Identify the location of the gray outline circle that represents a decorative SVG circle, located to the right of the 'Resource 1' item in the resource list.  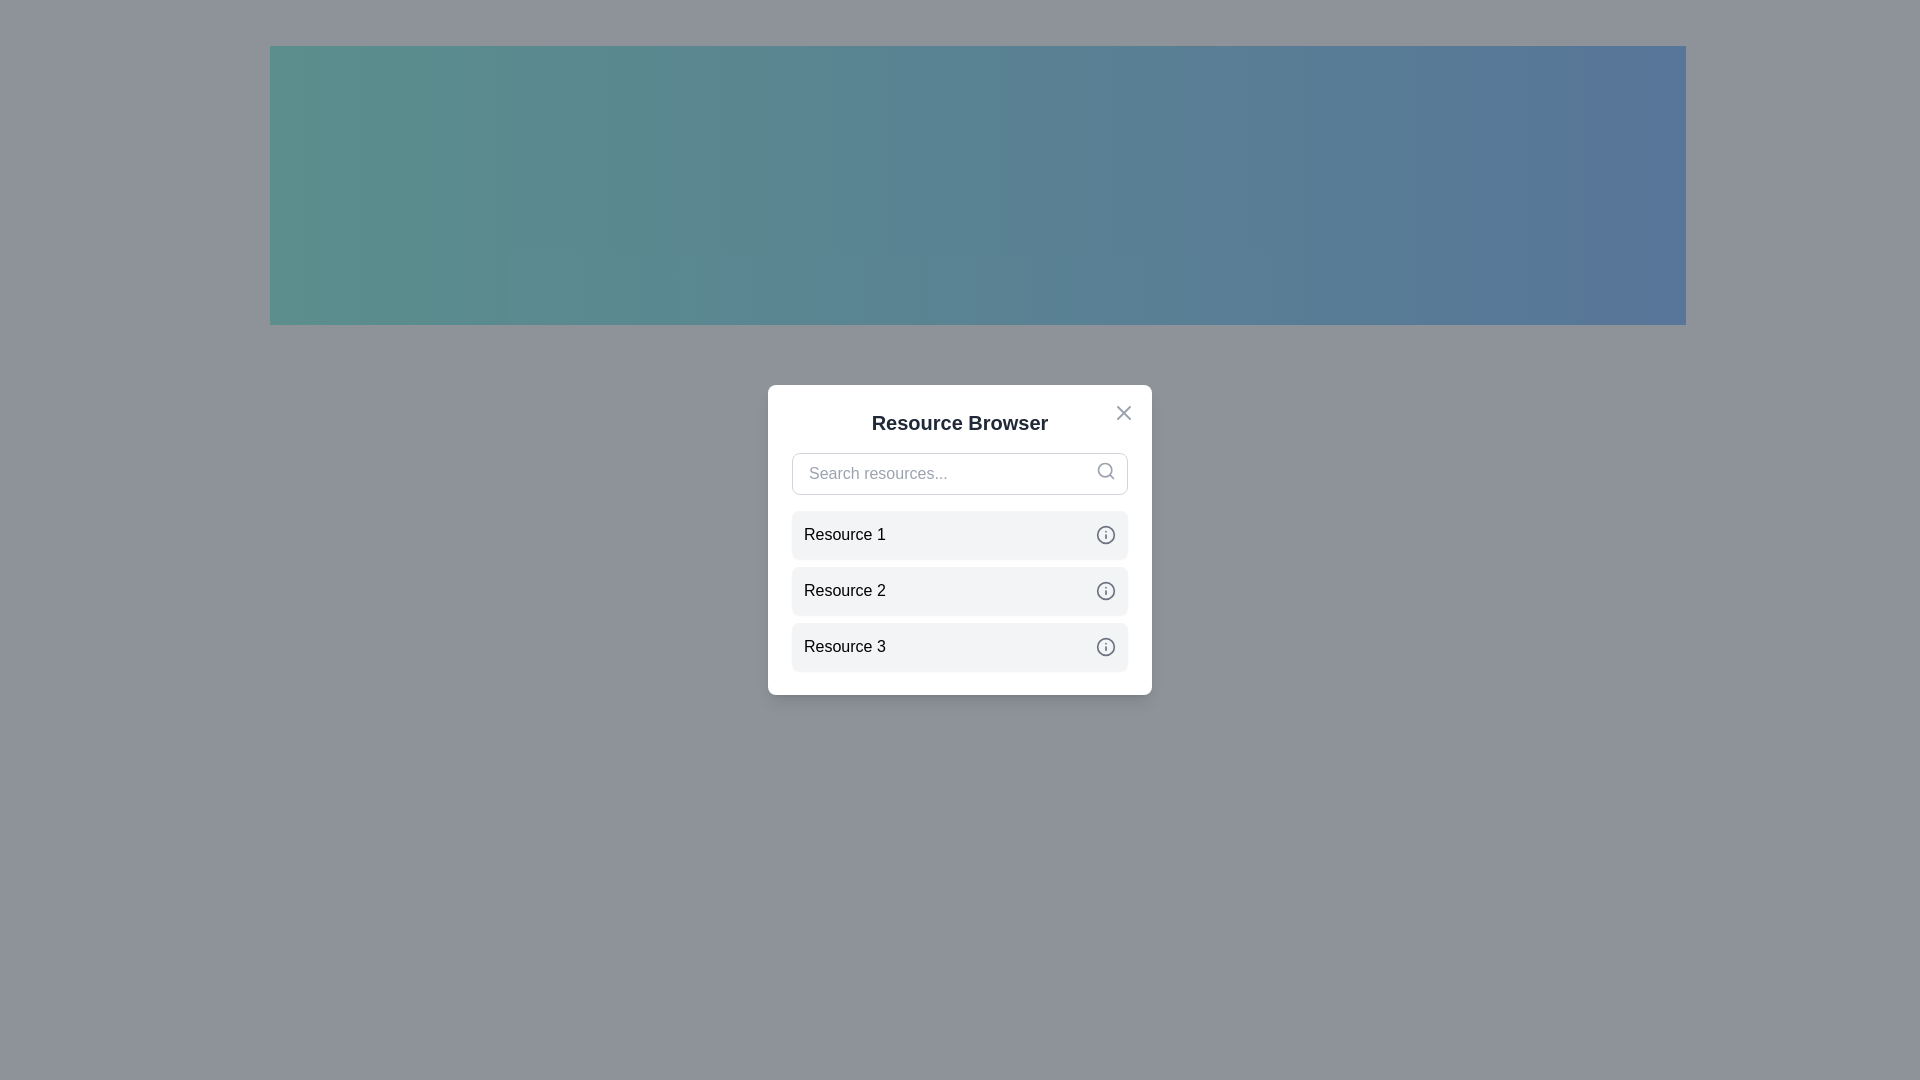
(1104, 534).